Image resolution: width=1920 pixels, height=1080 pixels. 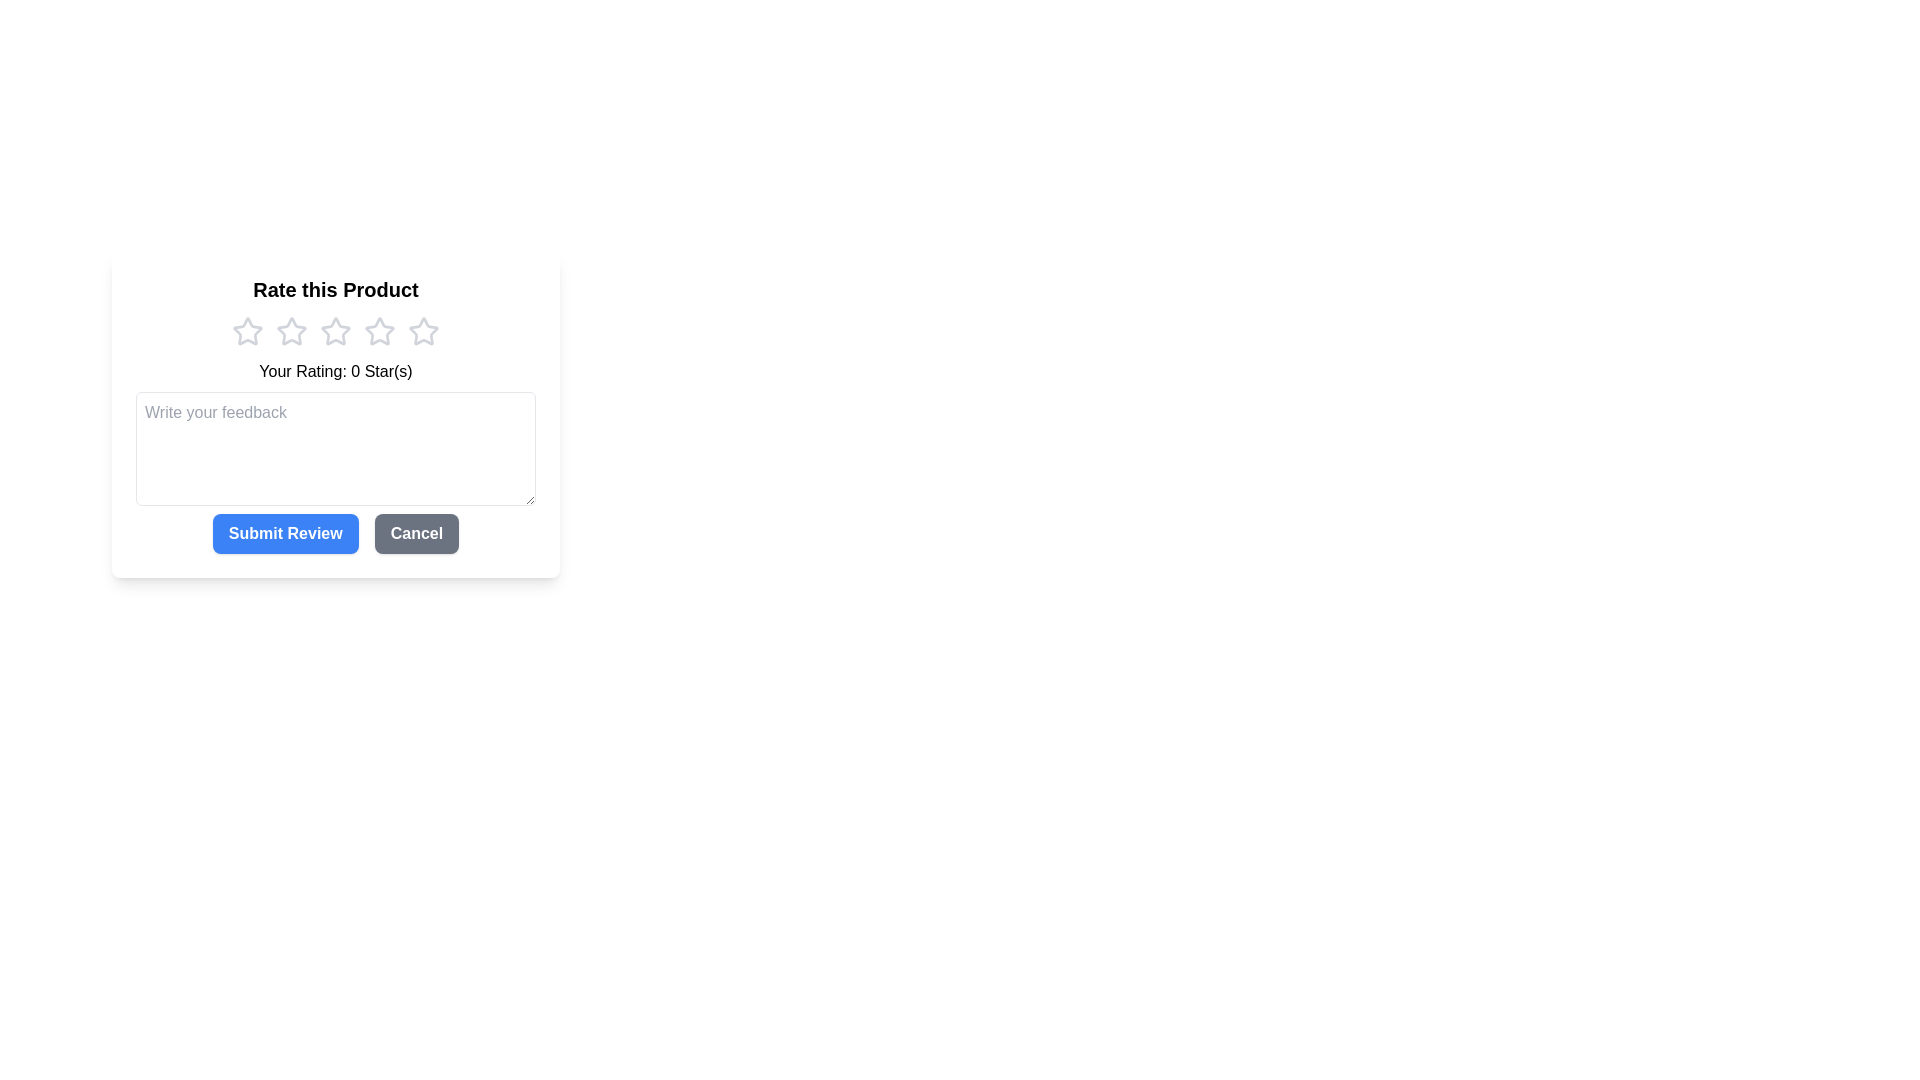 I want to click on the 'Submit Review' button, which is a blue button with white bold text, located at the bottom left of the dialog box, so click(x=284, y=532).